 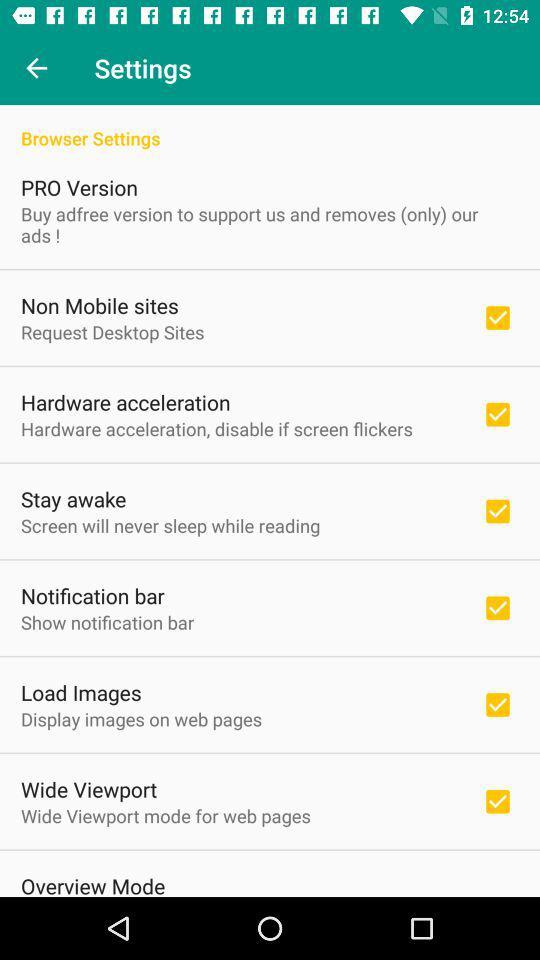 I want to click on the icon above notification bar item, so click(x=170, y=524).